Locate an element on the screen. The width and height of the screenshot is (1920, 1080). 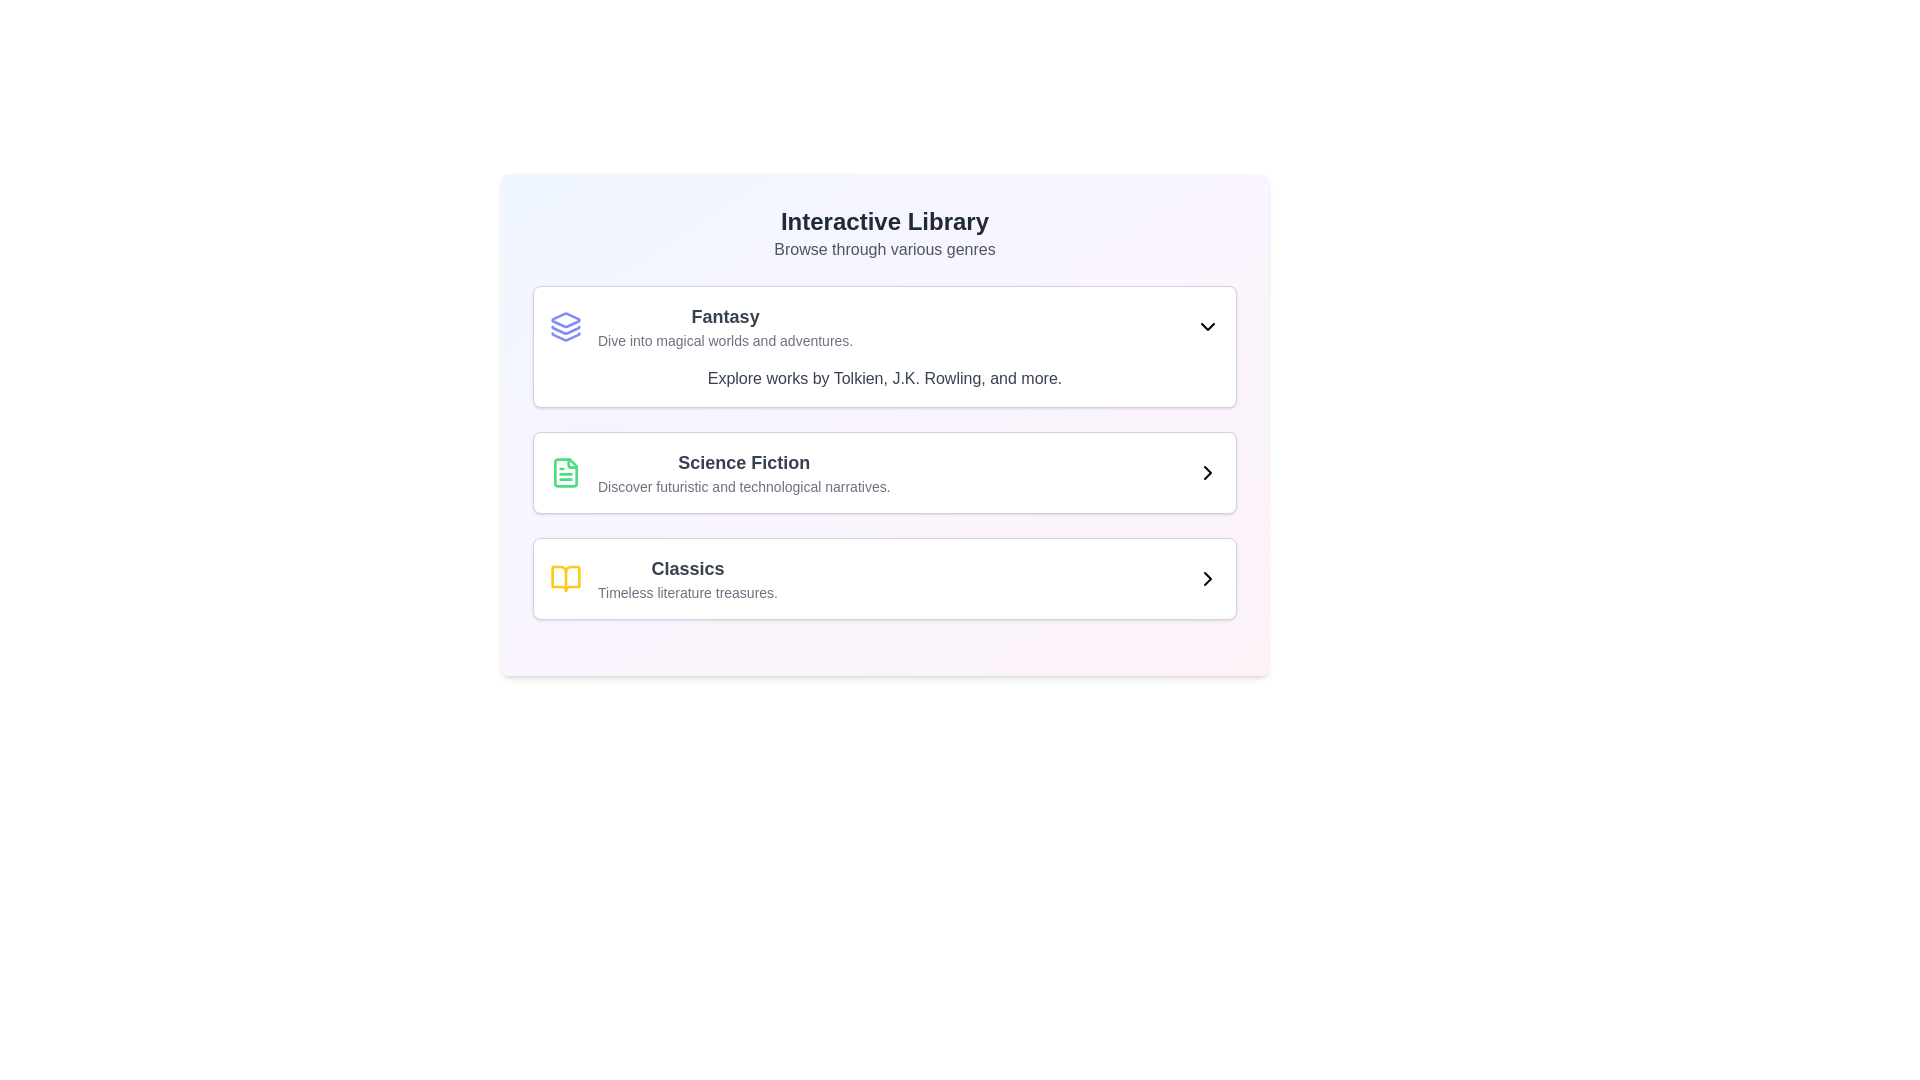
the yellow book icon located in the 'Classics' section of the 'Interactive Library' interface is located at coordinates (565, 578).